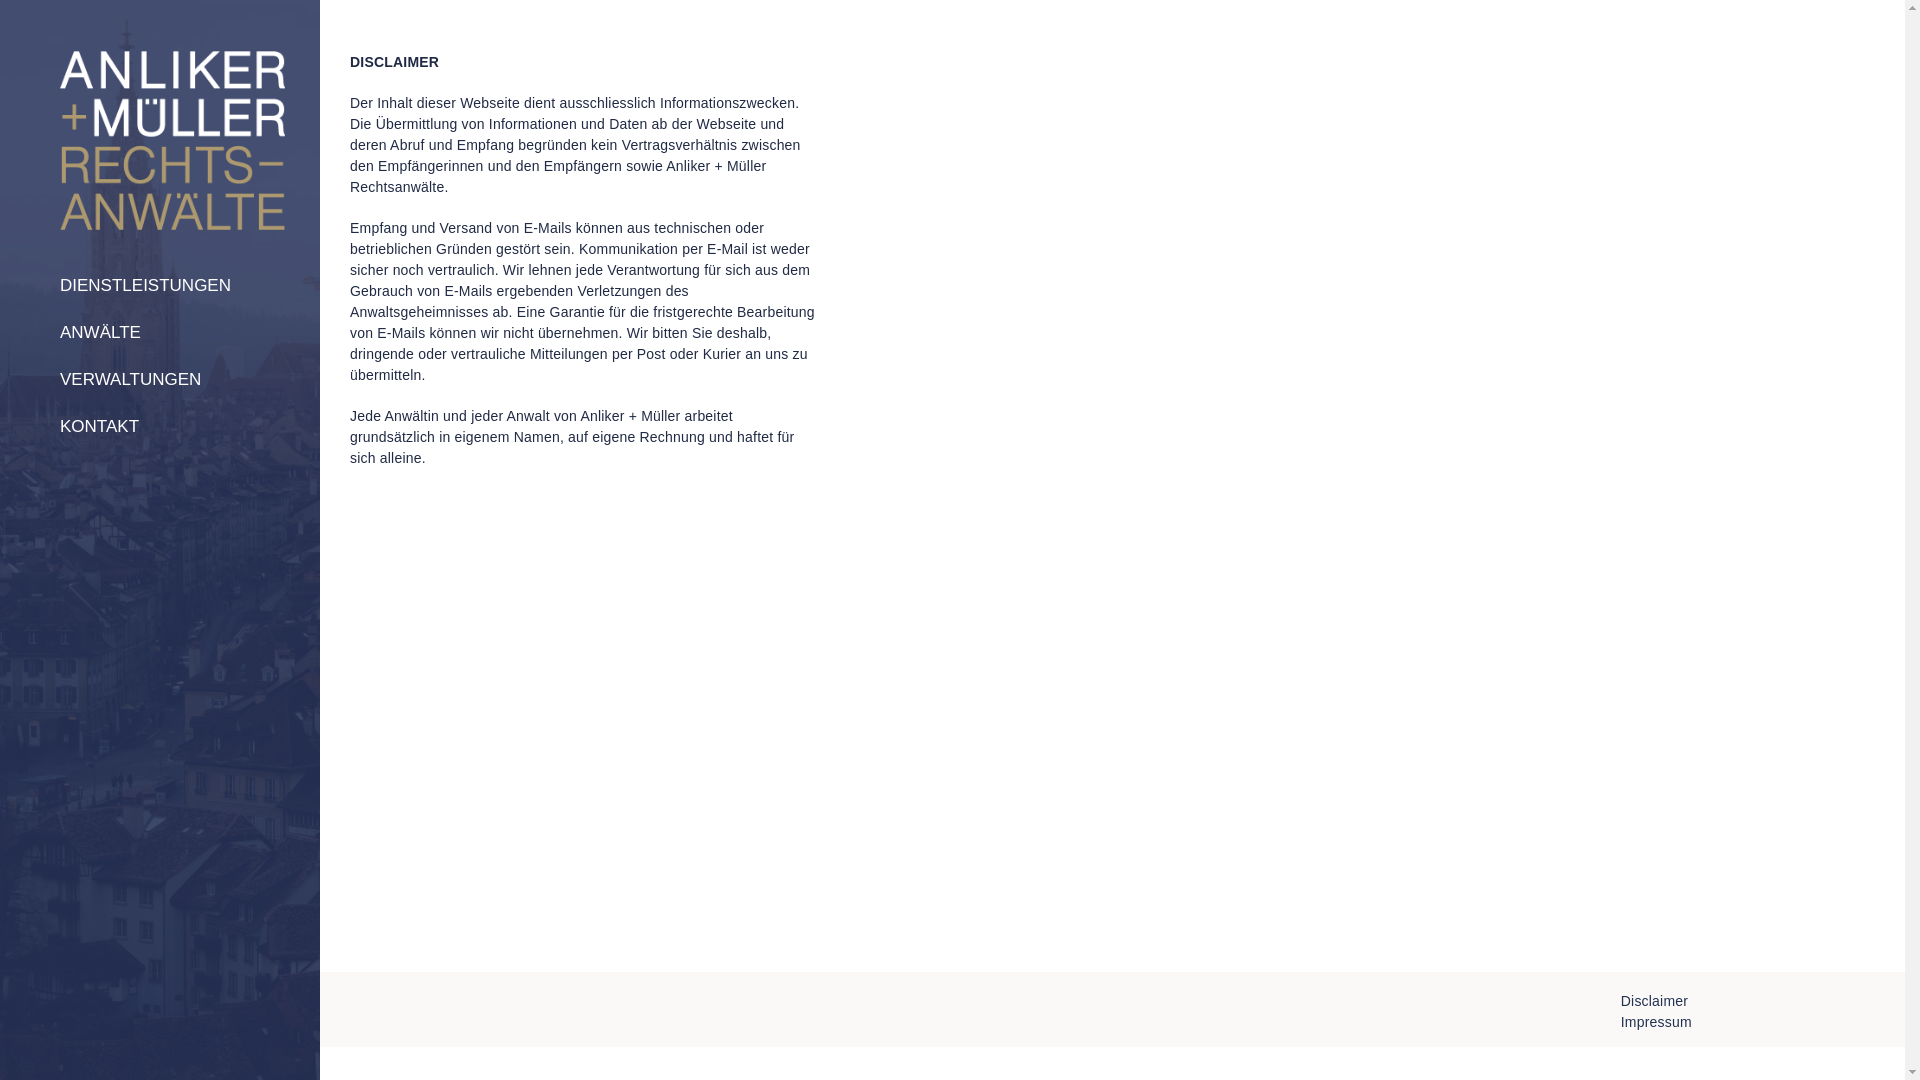 The height and width of the screenshot is (1080, 1920). I want to click on 'Impressum', so click(1656, 1022).